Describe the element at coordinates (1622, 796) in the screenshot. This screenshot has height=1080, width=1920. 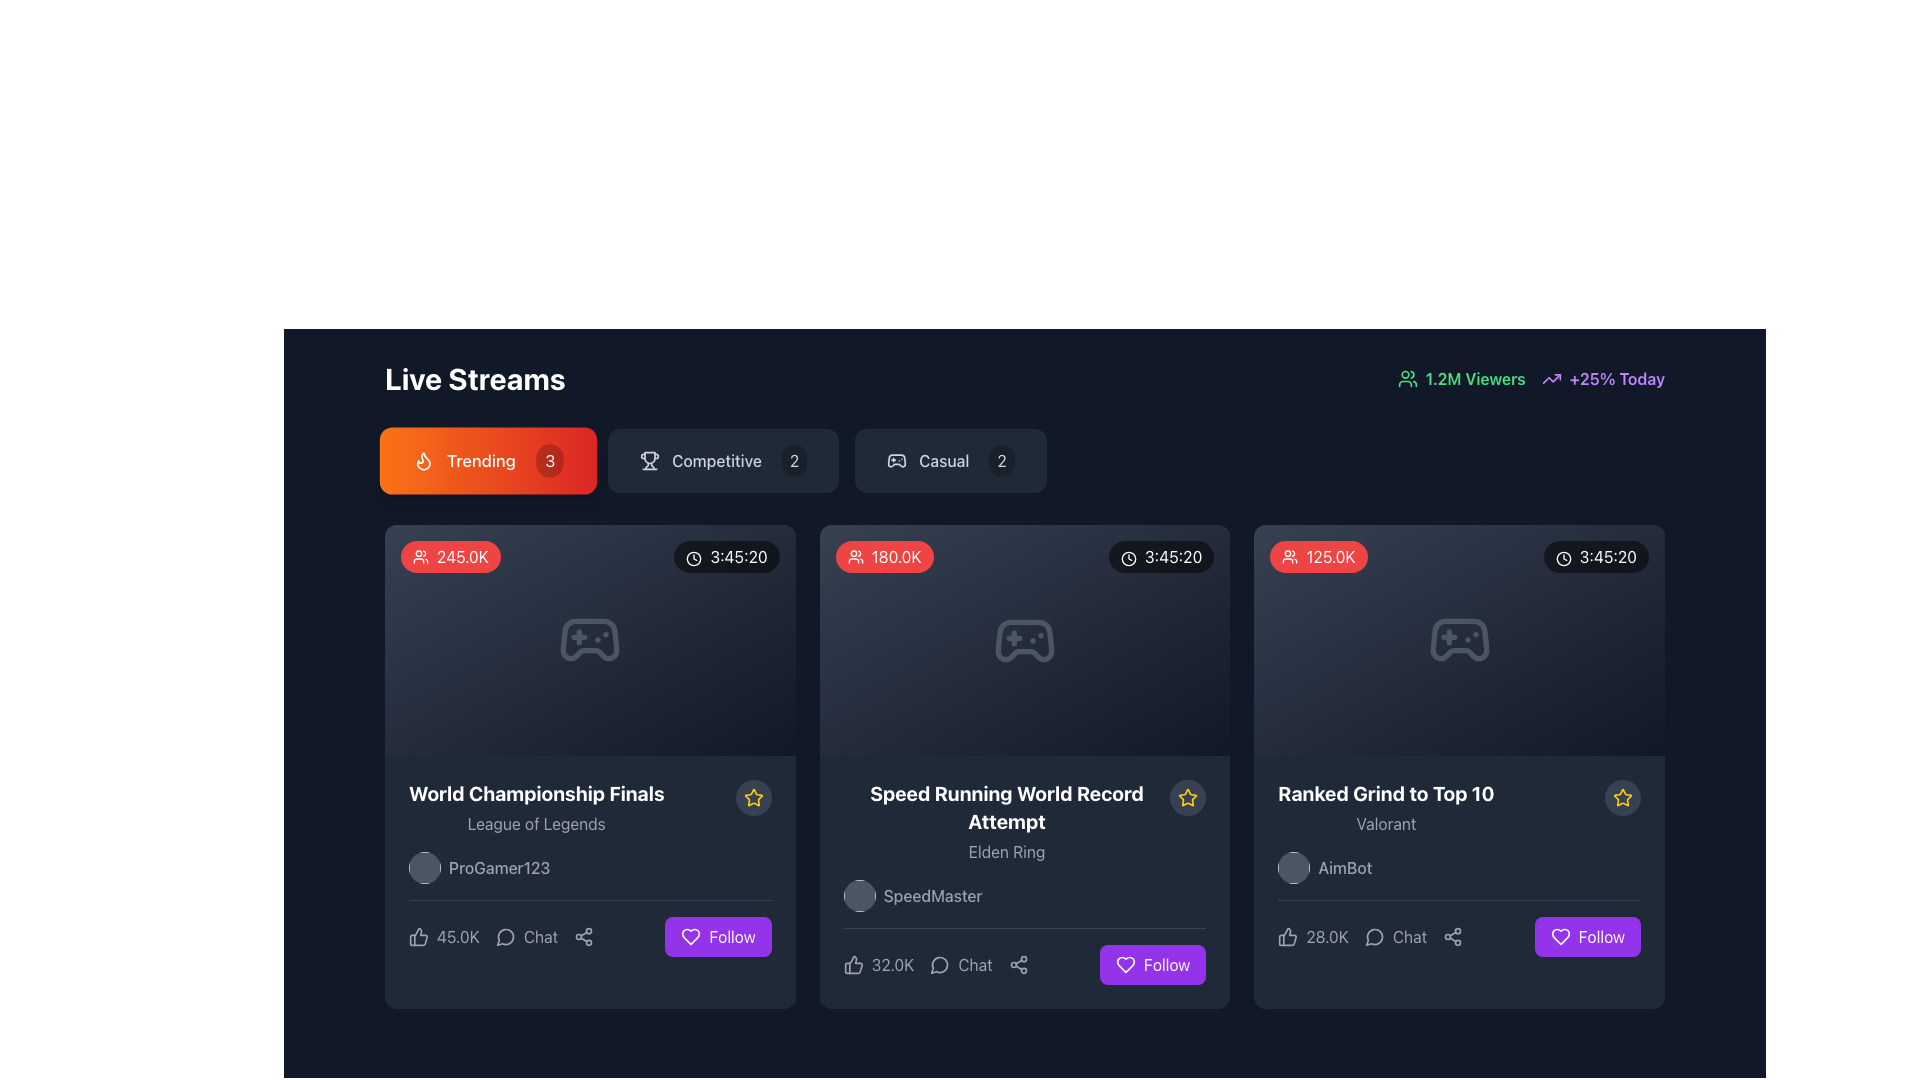
I see `the star icon located in the bottom right section of the rightmost card in a grid layout` at that location.